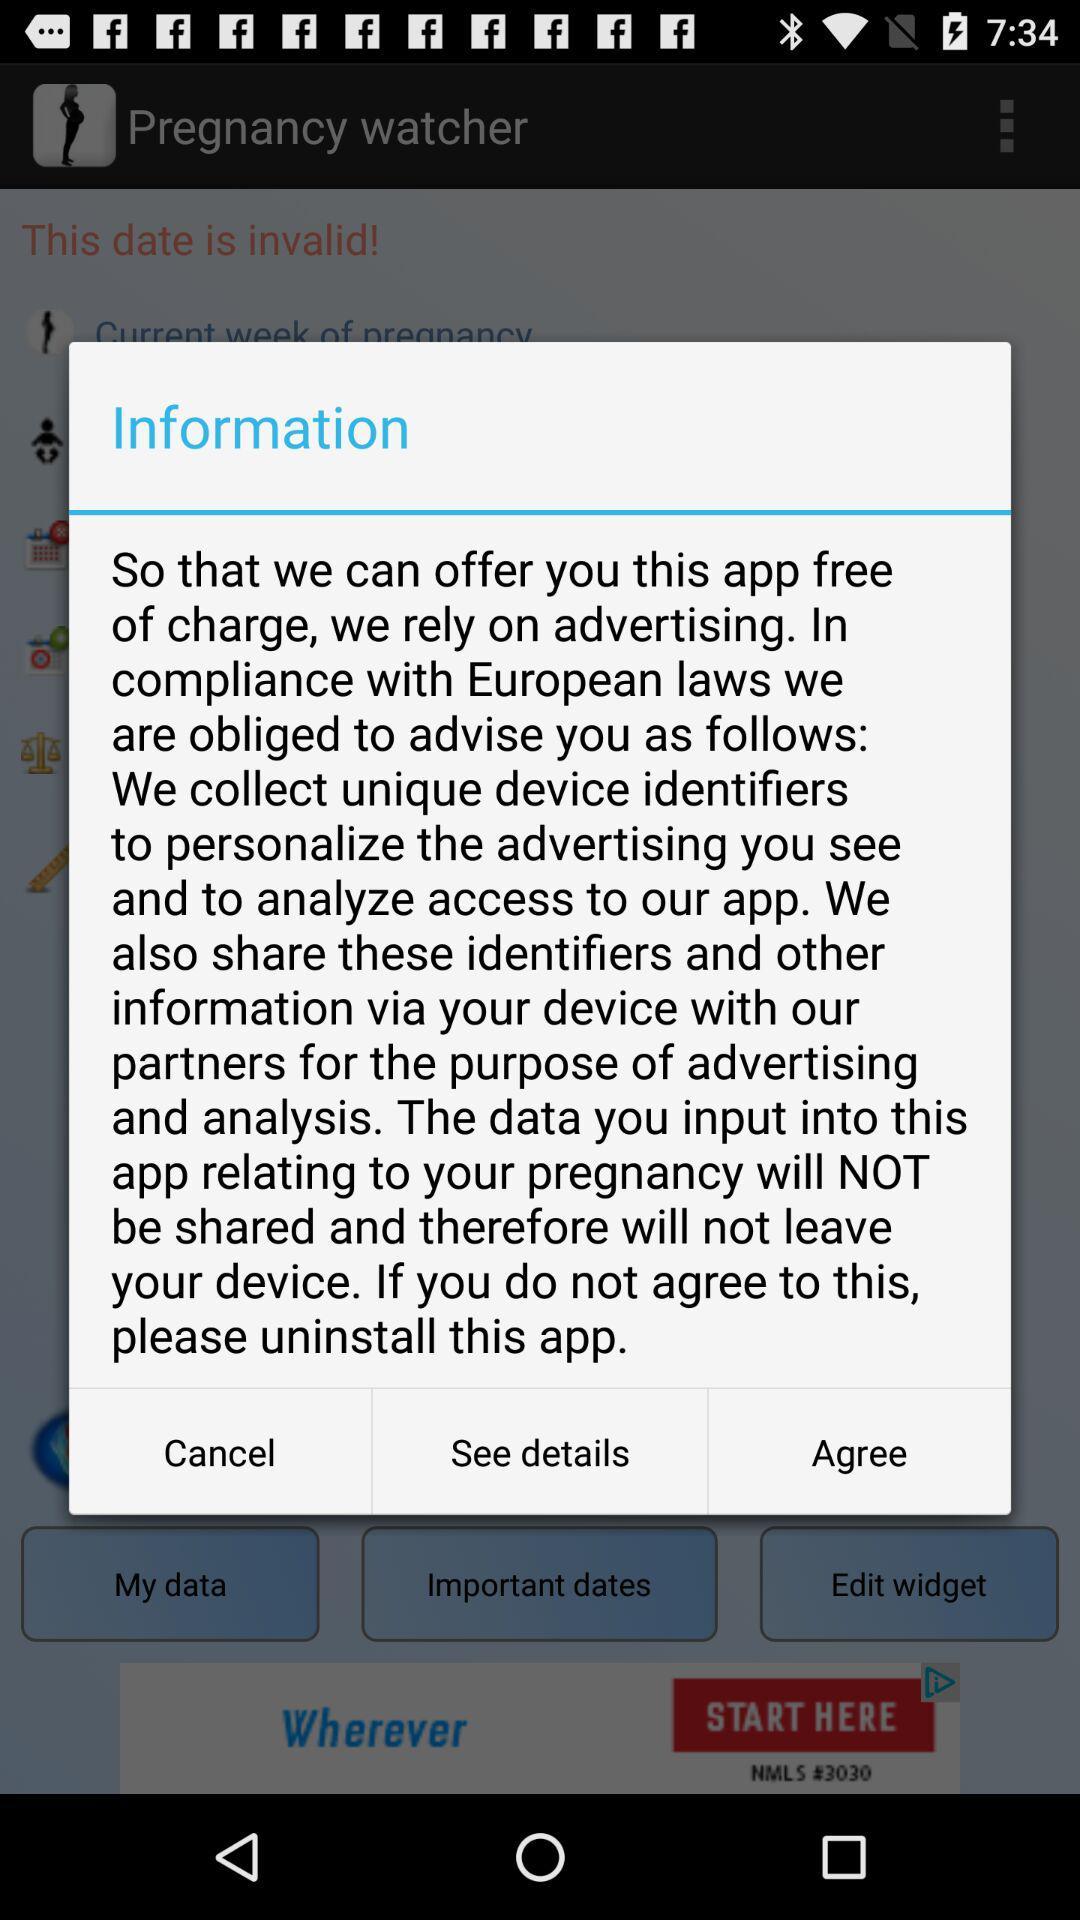 Image resolution: width=1080 pixels, height=1920 pixels. I want to click on the icon next to the see details icon, so click(858, 1451).